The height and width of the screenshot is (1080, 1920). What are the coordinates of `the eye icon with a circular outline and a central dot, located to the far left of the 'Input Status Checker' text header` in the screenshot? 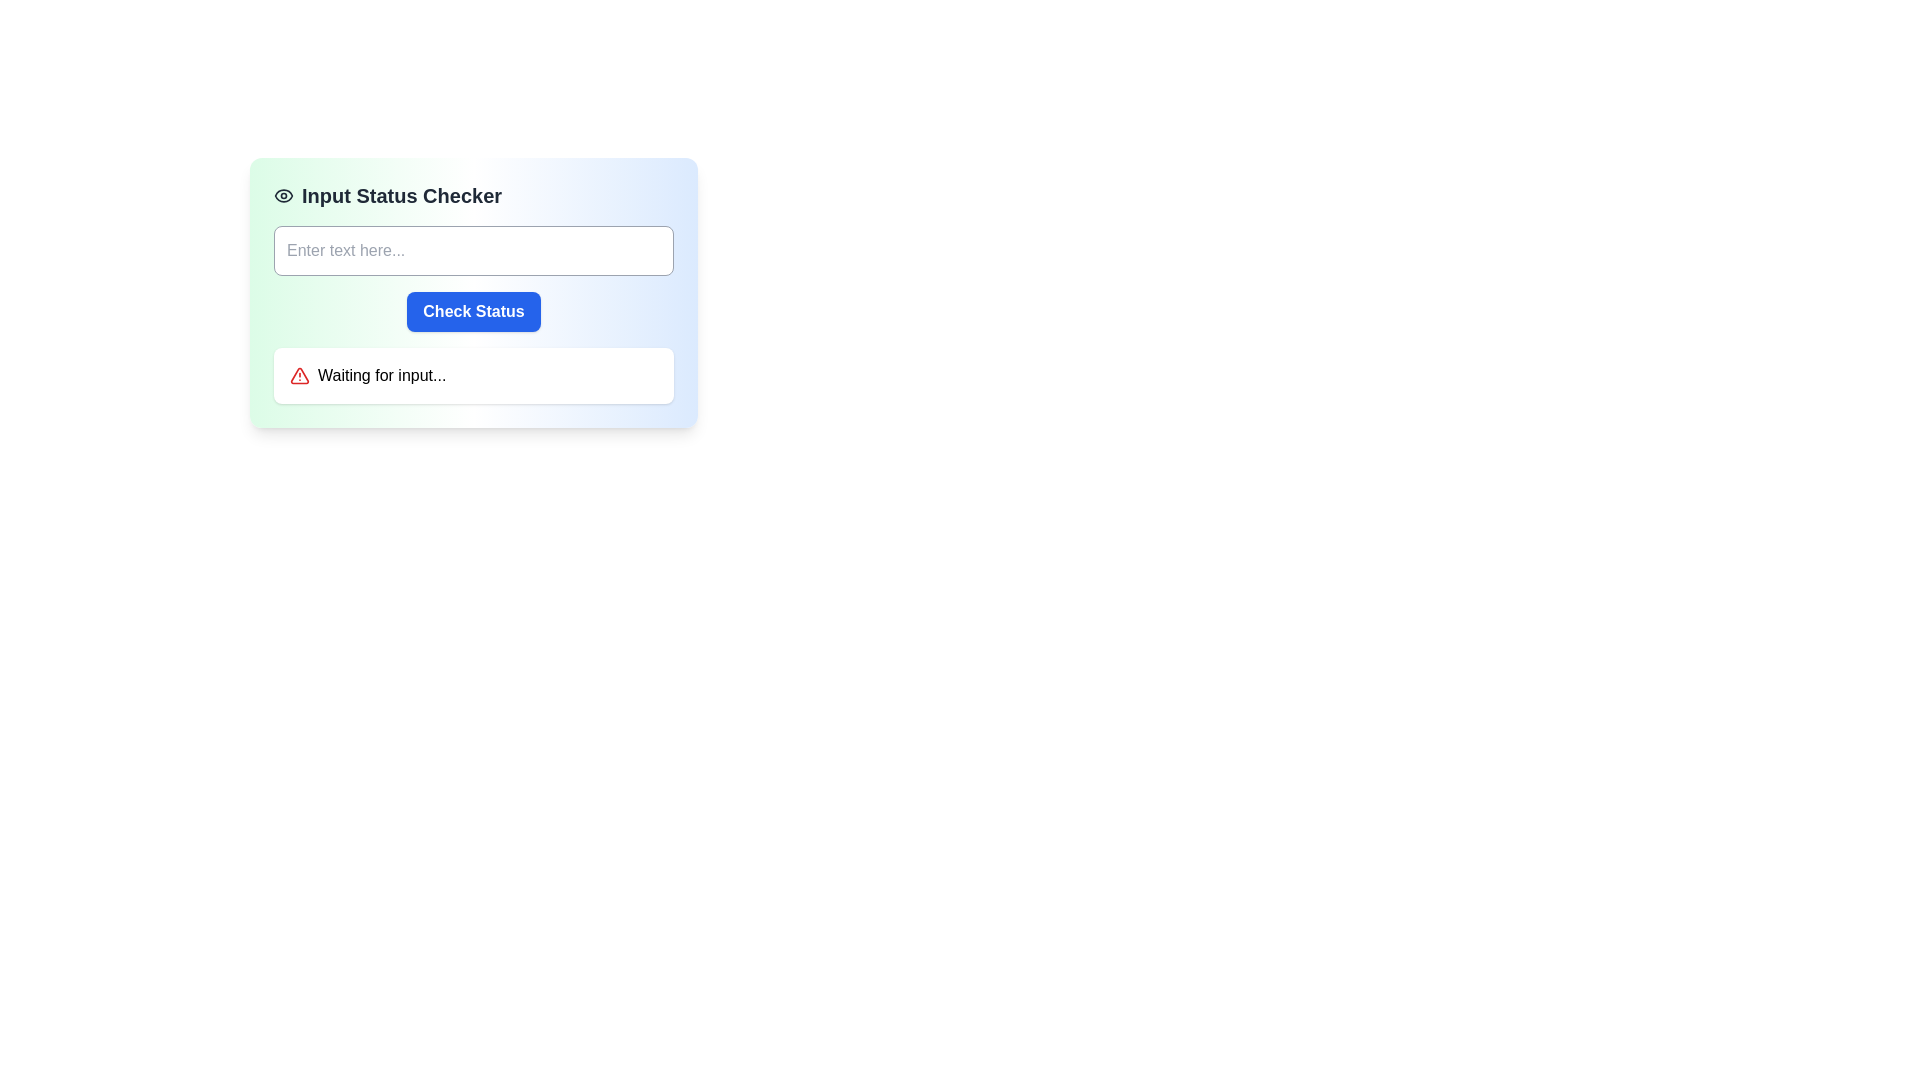 It's located at (282, 196).